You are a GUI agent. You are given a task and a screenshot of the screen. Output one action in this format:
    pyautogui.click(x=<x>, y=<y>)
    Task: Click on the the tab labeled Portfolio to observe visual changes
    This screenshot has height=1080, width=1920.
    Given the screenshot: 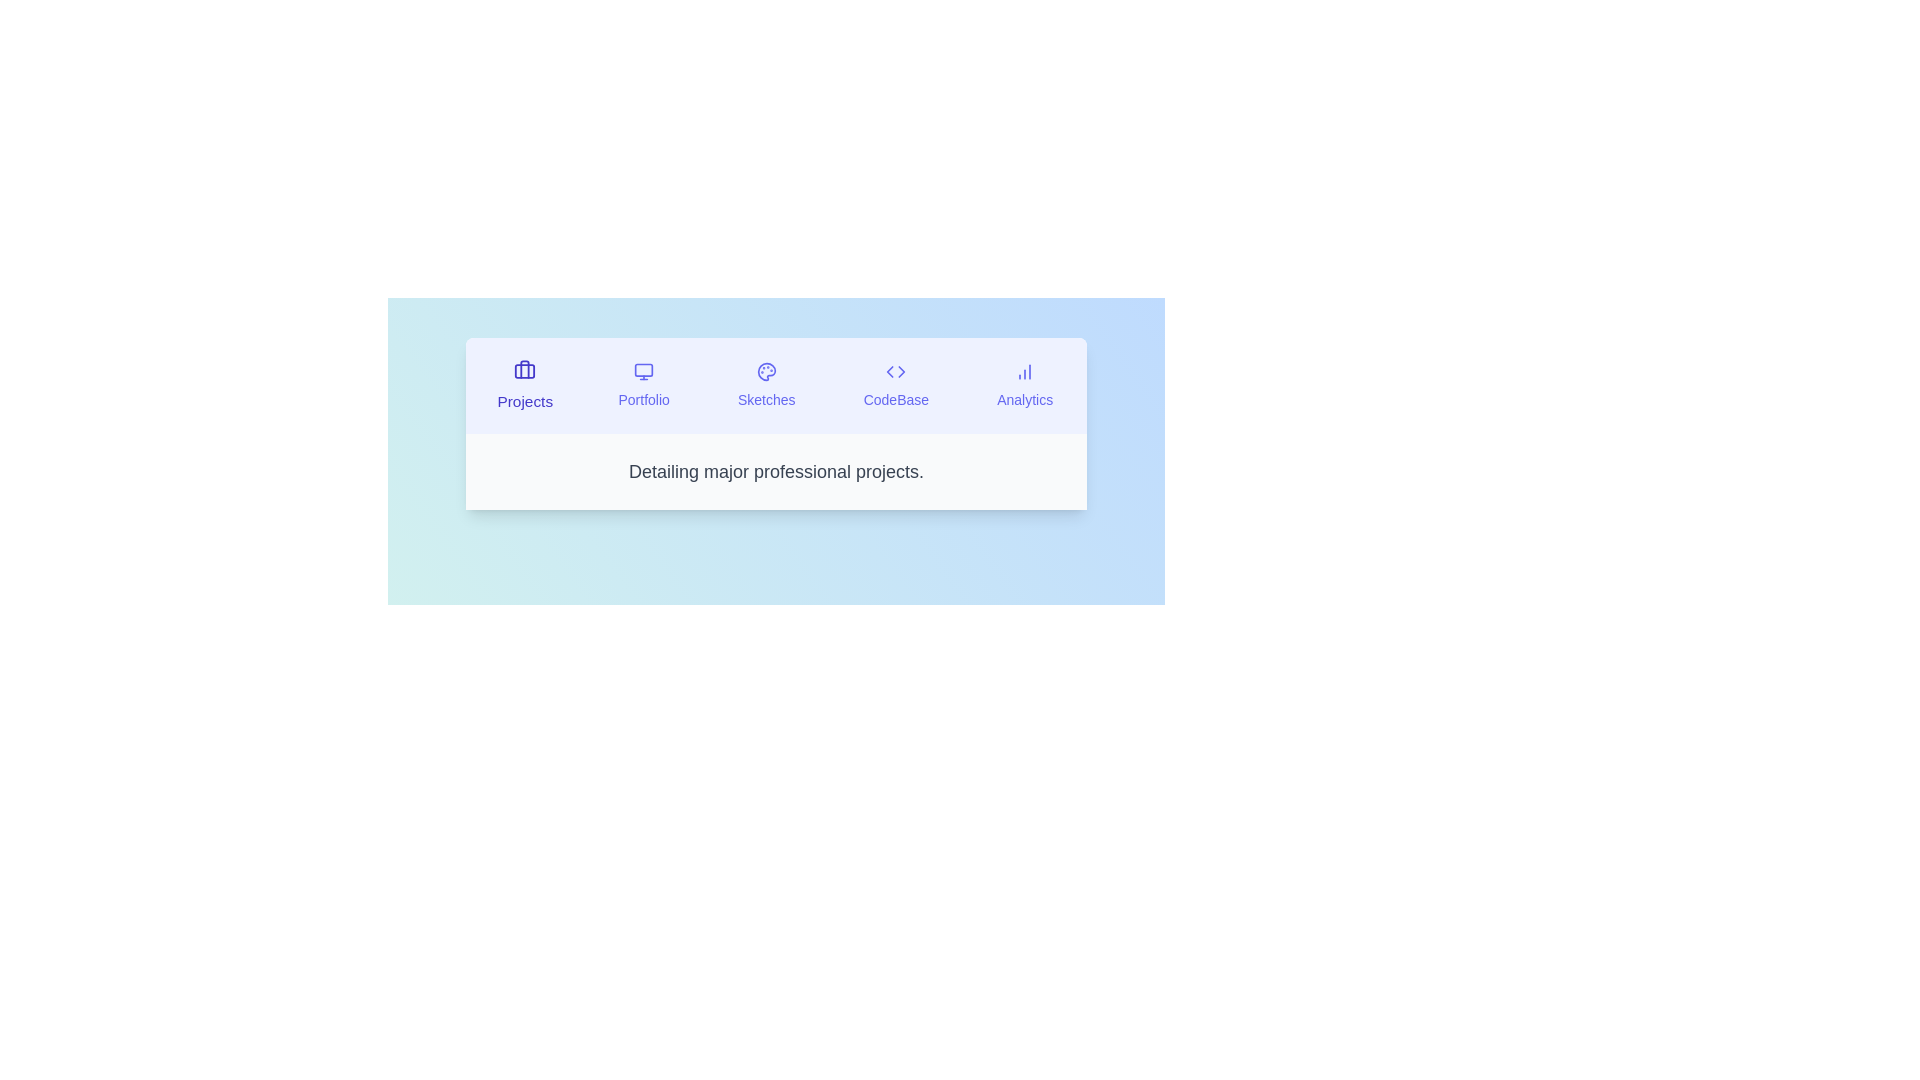 What is the action you would take?
    pyautogui.click(x=644, y=385)
    